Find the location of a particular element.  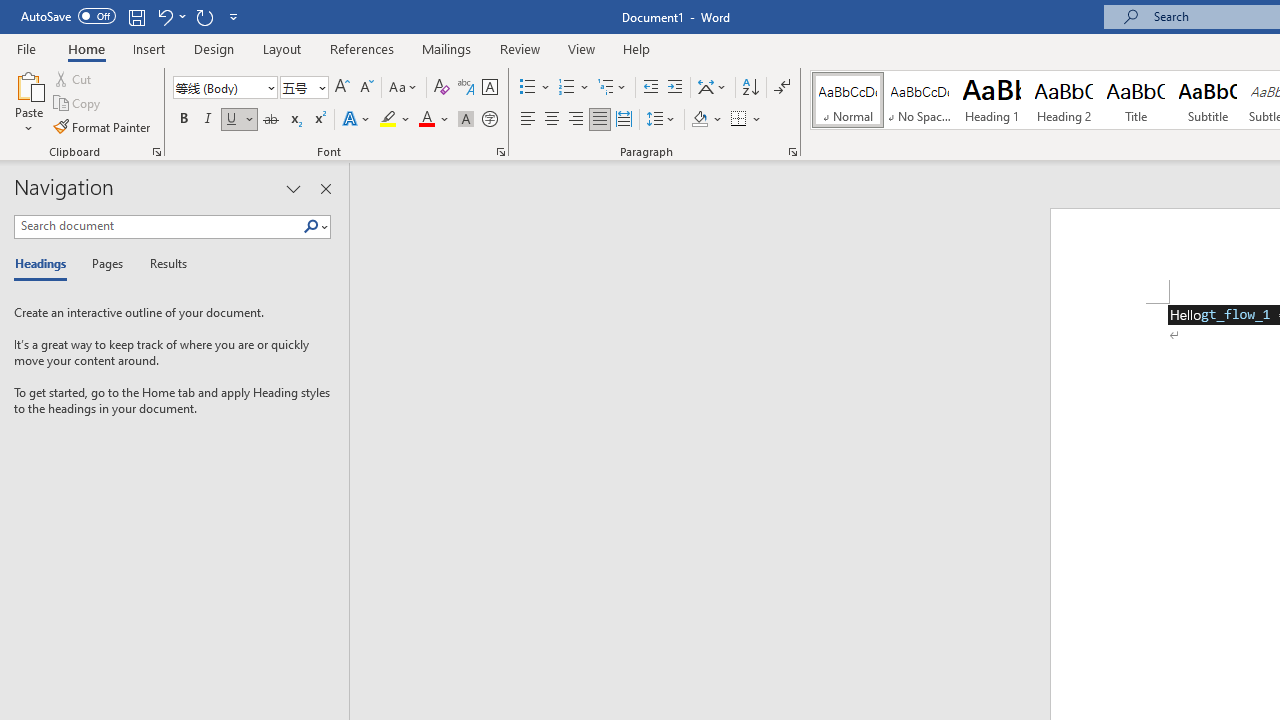

'Office Clipboard...' is located at coordinates (155, 150).